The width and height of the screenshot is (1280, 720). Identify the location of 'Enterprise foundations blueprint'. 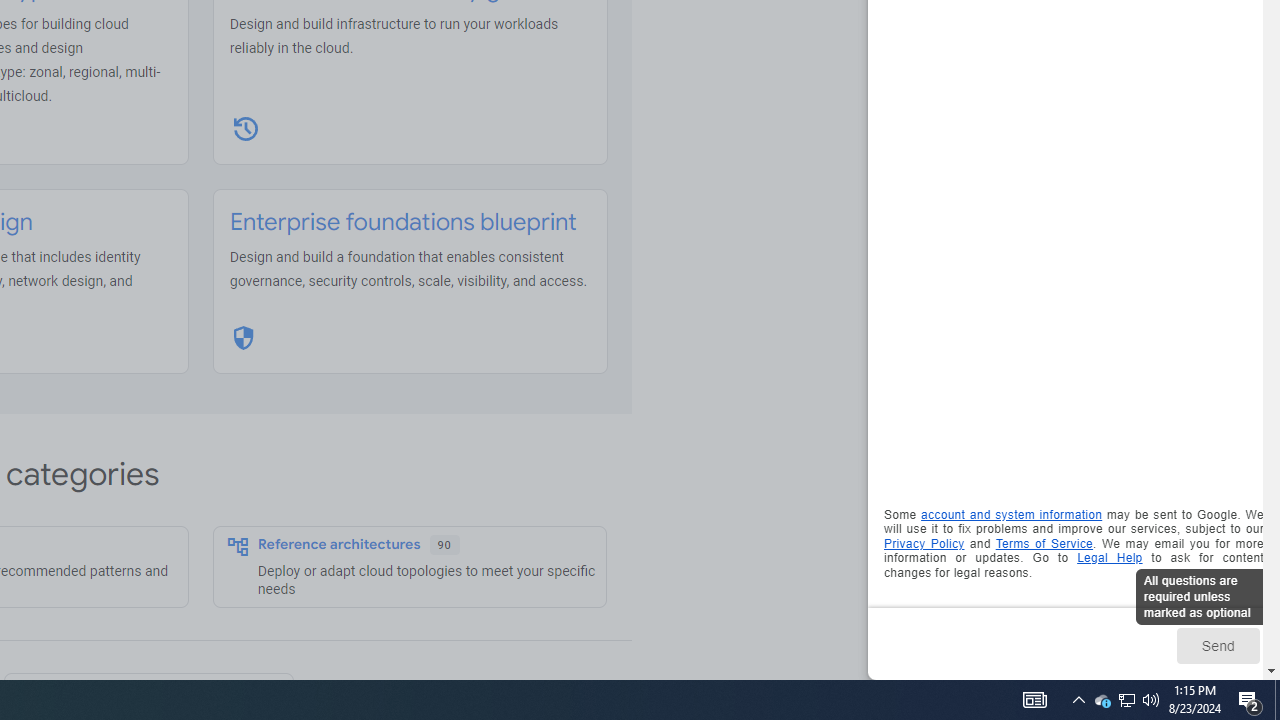
(402, 222).